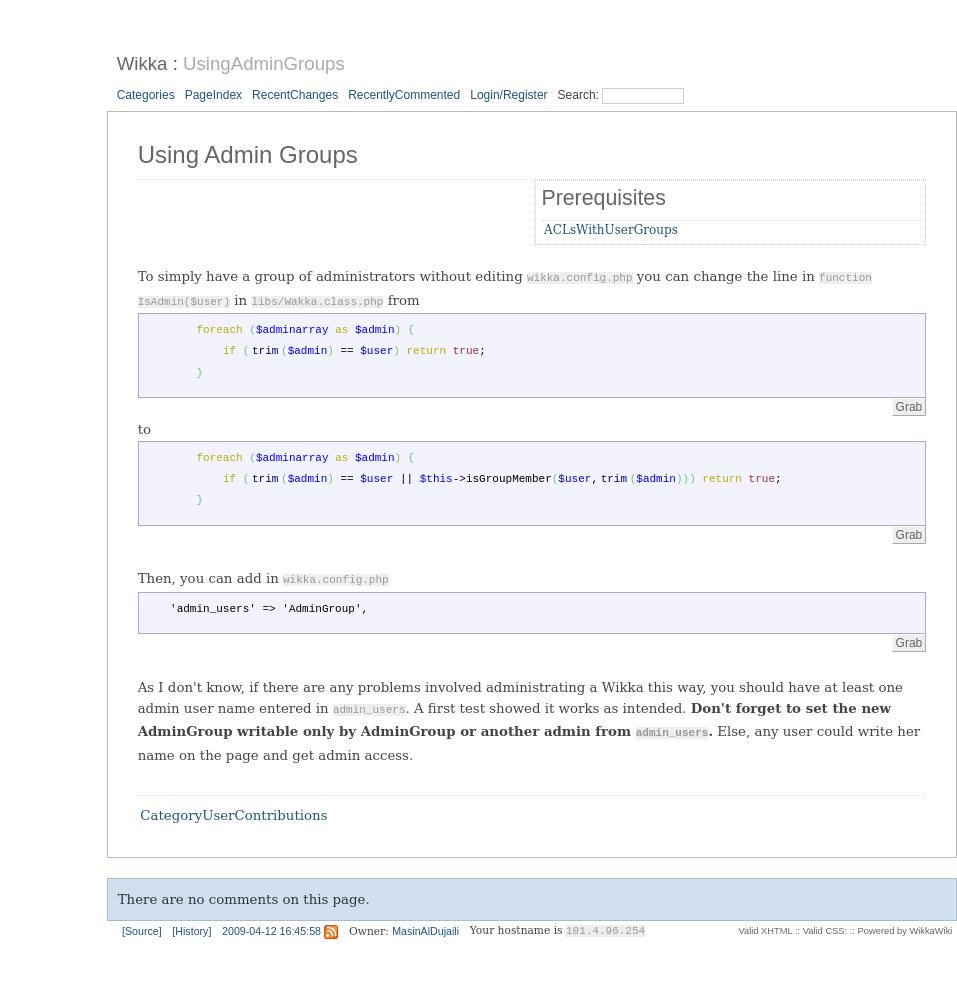 The image size is (957, 1000). Describe the element at coordinates (507, 477) in the screenshot. I see `'isGroupMember'` at that location.